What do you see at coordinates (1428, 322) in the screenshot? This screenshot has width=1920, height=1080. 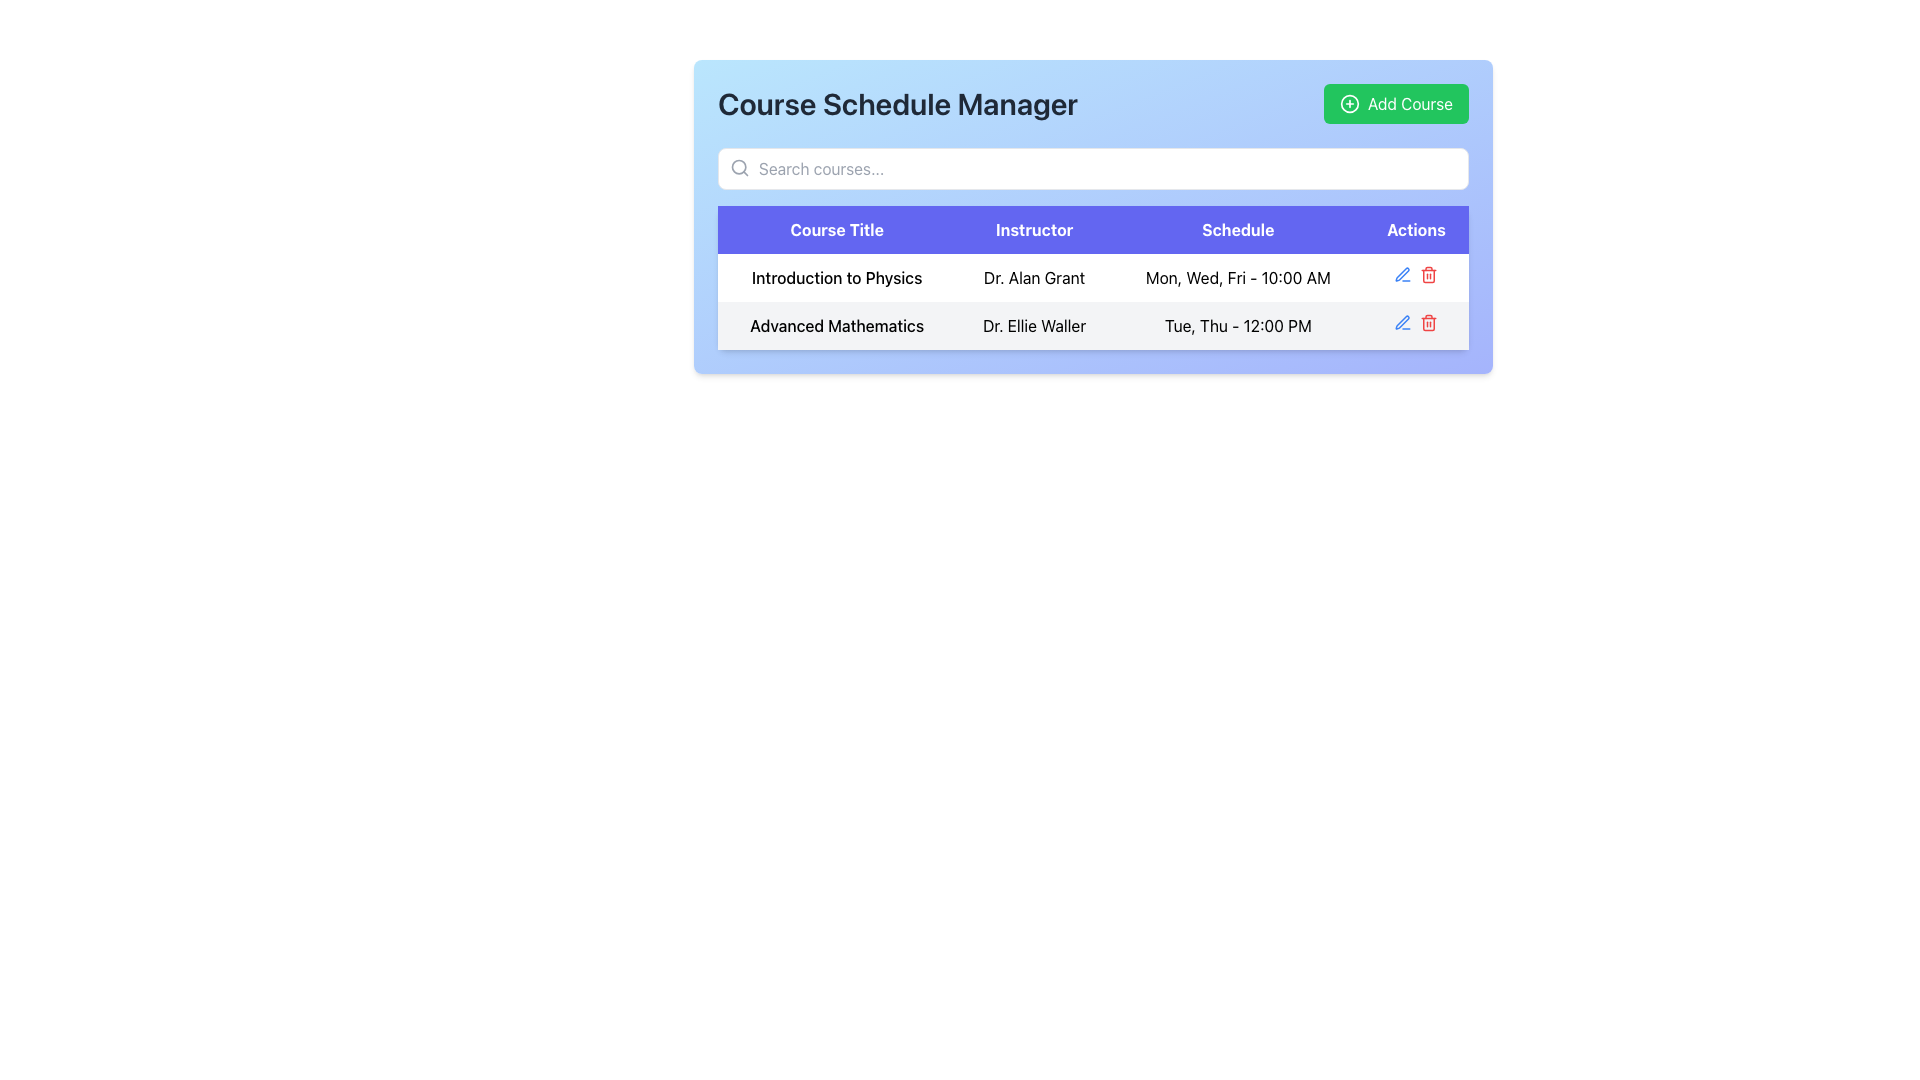 I see `the delete button located in the second row of the table under the 'Actions' column` at bounding box center [1428, 322].